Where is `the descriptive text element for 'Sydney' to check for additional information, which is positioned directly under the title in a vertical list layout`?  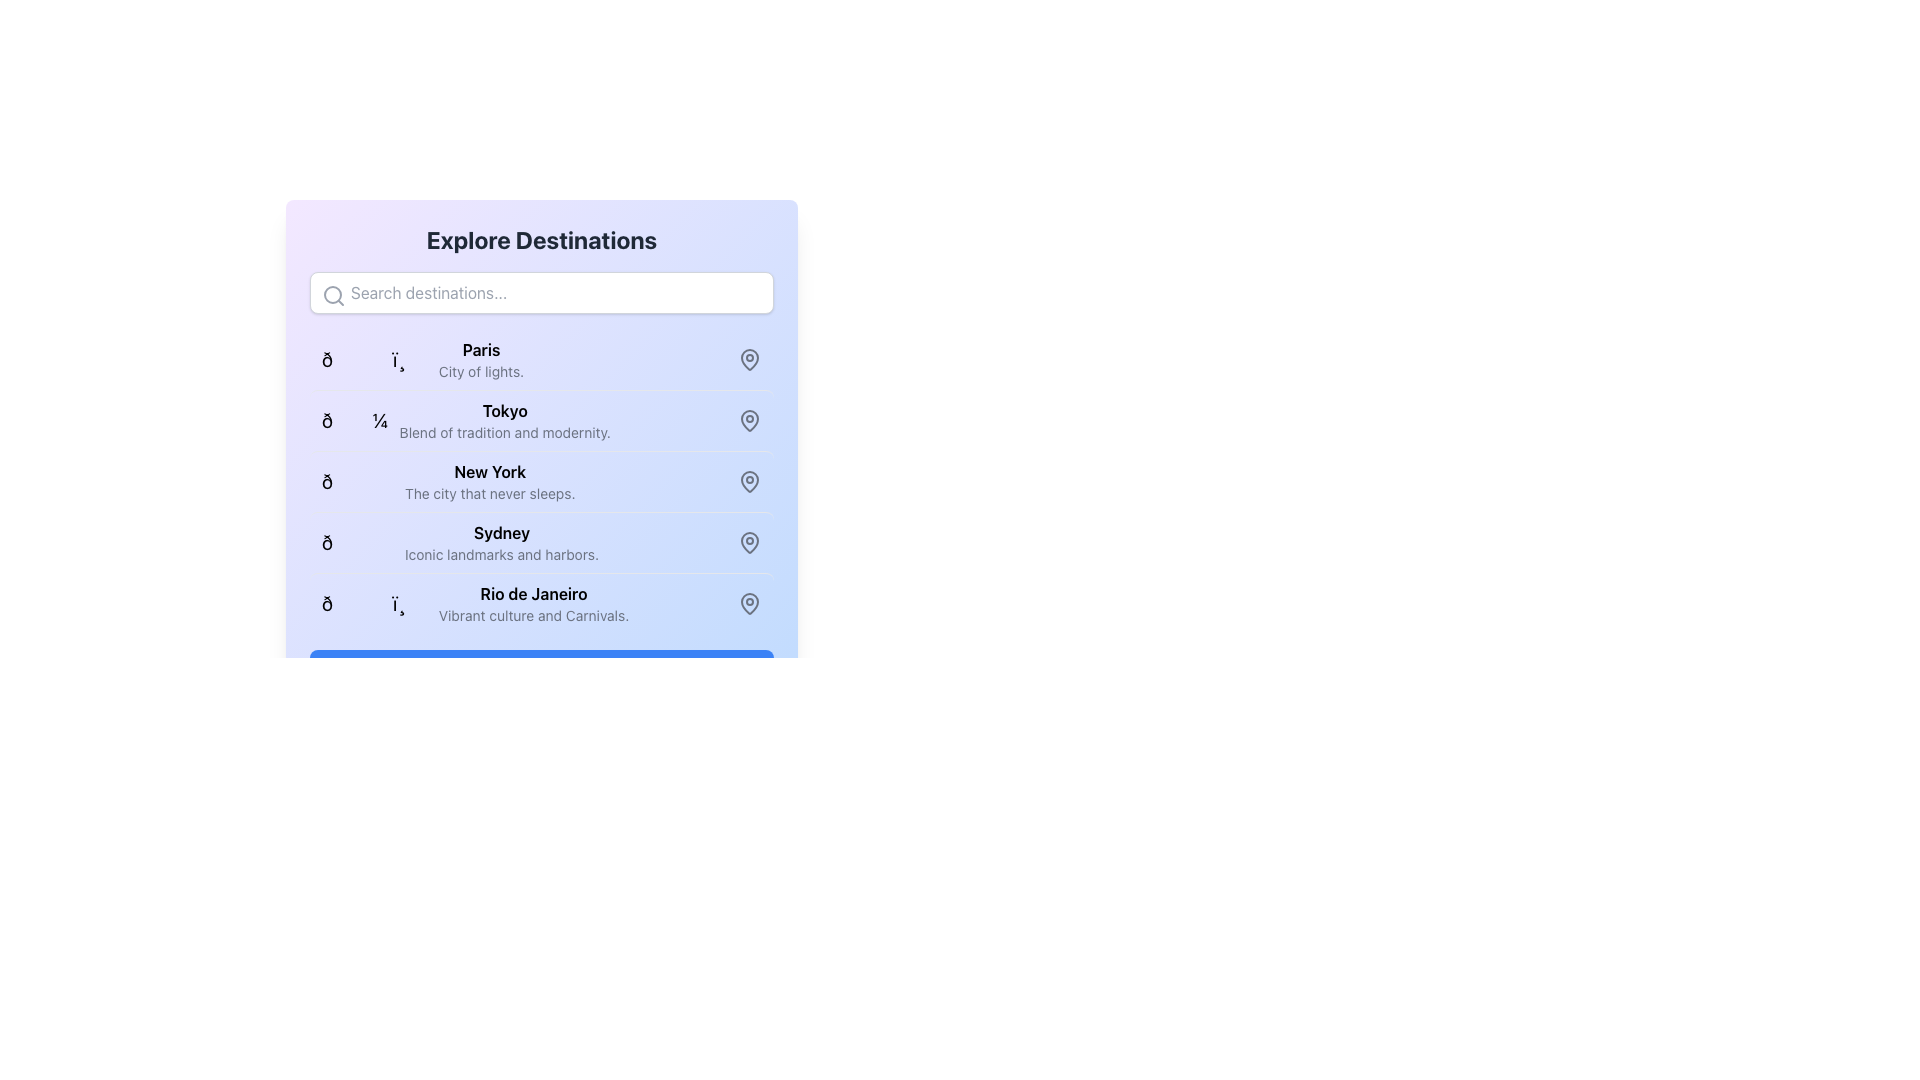 the descriptive text element for 'Sydney' to check for additional information, which is positioned directly under the title in a vertical list layout is located at coordinates (502, 555).